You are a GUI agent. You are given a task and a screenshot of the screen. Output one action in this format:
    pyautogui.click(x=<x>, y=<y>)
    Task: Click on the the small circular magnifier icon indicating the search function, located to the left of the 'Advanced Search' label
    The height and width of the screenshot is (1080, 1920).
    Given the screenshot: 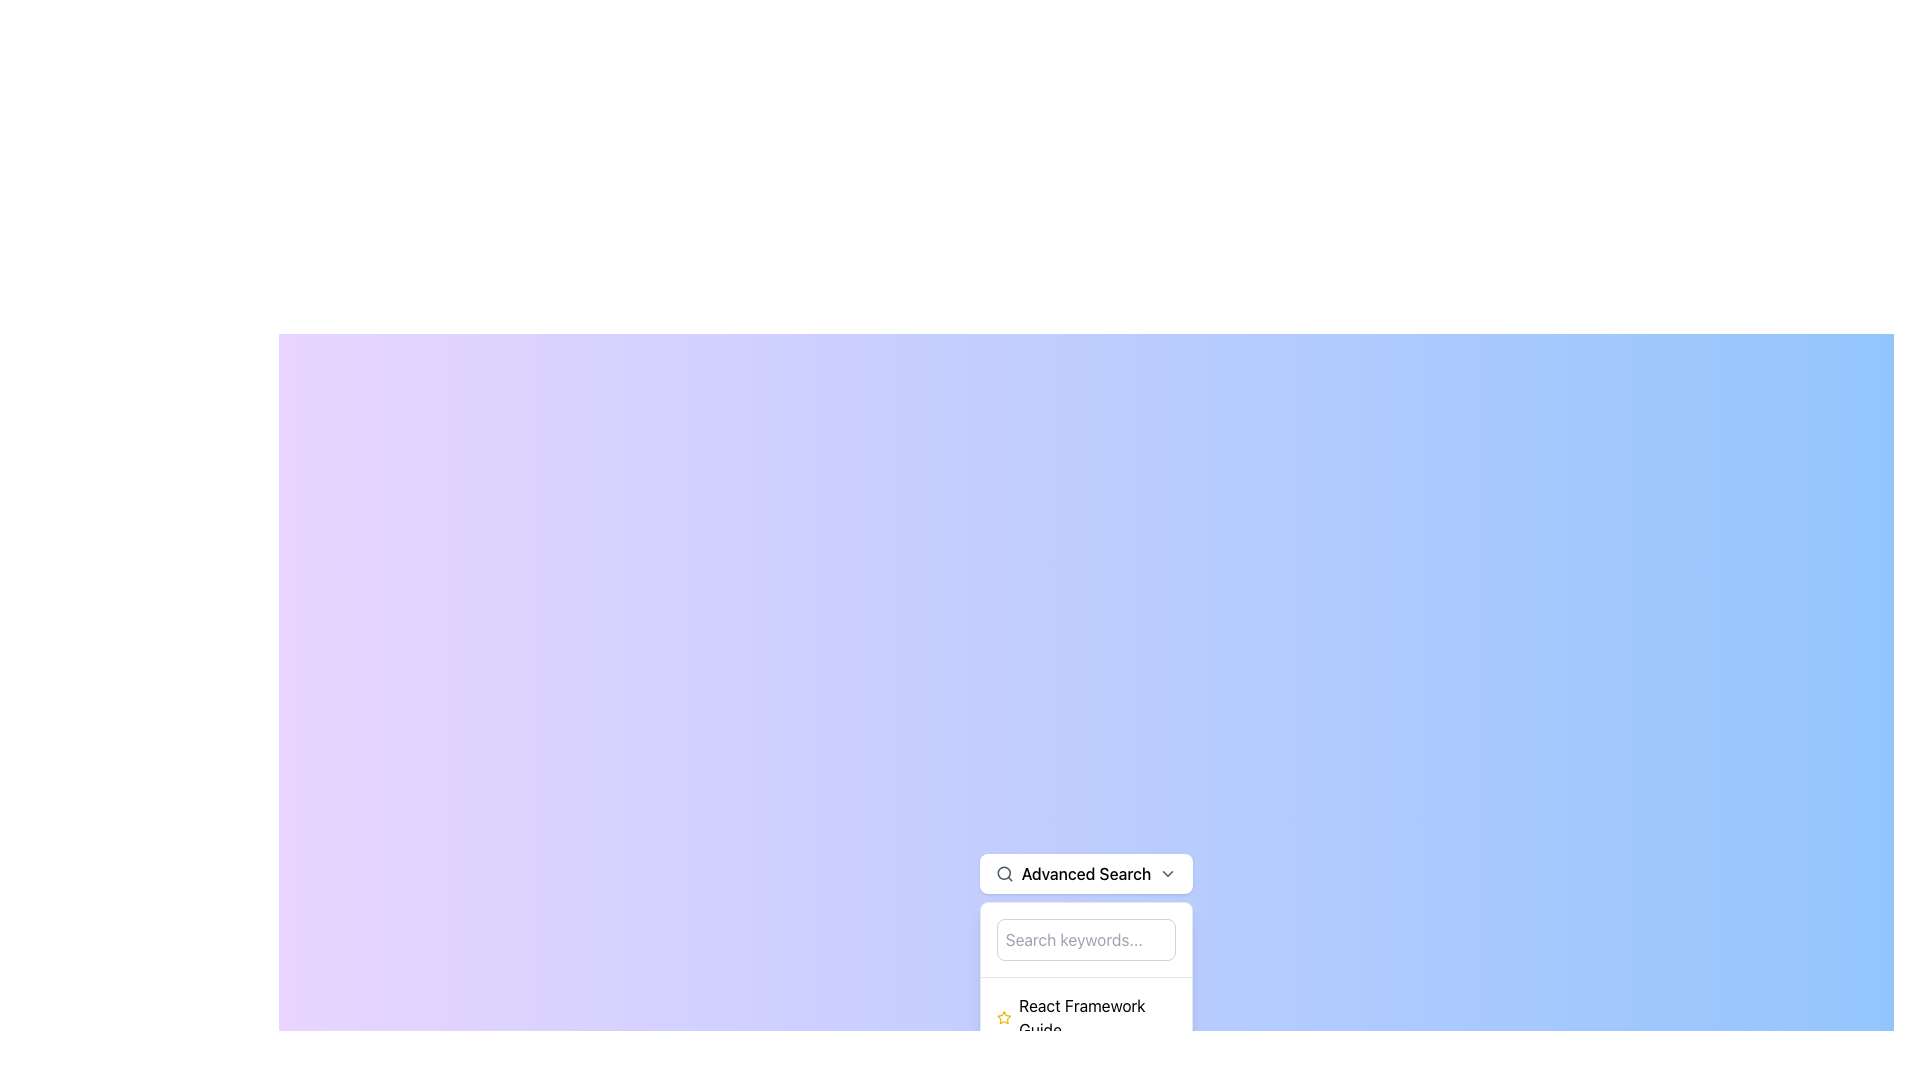 What is the action you would take?
    pyautogui.click(x=1004, y=873)
    